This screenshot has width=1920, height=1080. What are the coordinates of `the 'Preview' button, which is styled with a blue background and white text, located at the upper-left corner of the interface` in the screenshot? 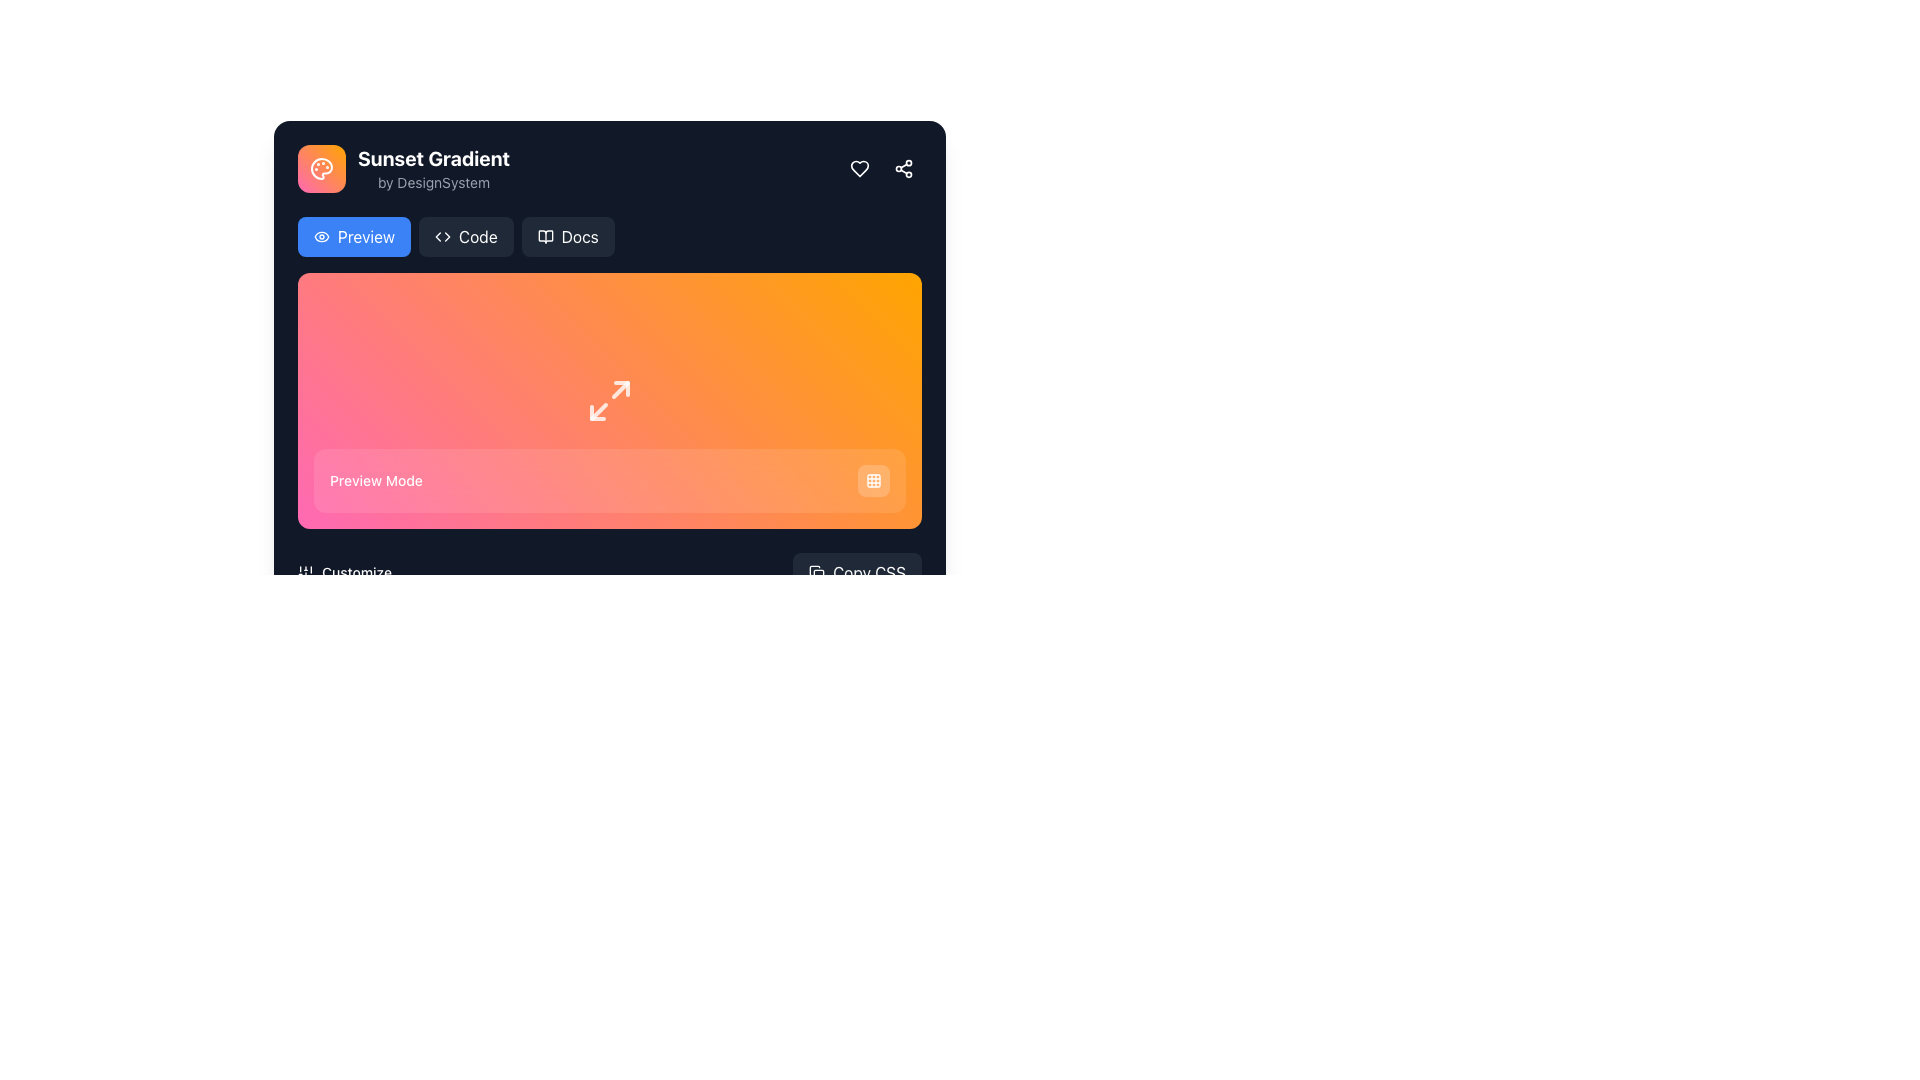 It's located at (354, 235).